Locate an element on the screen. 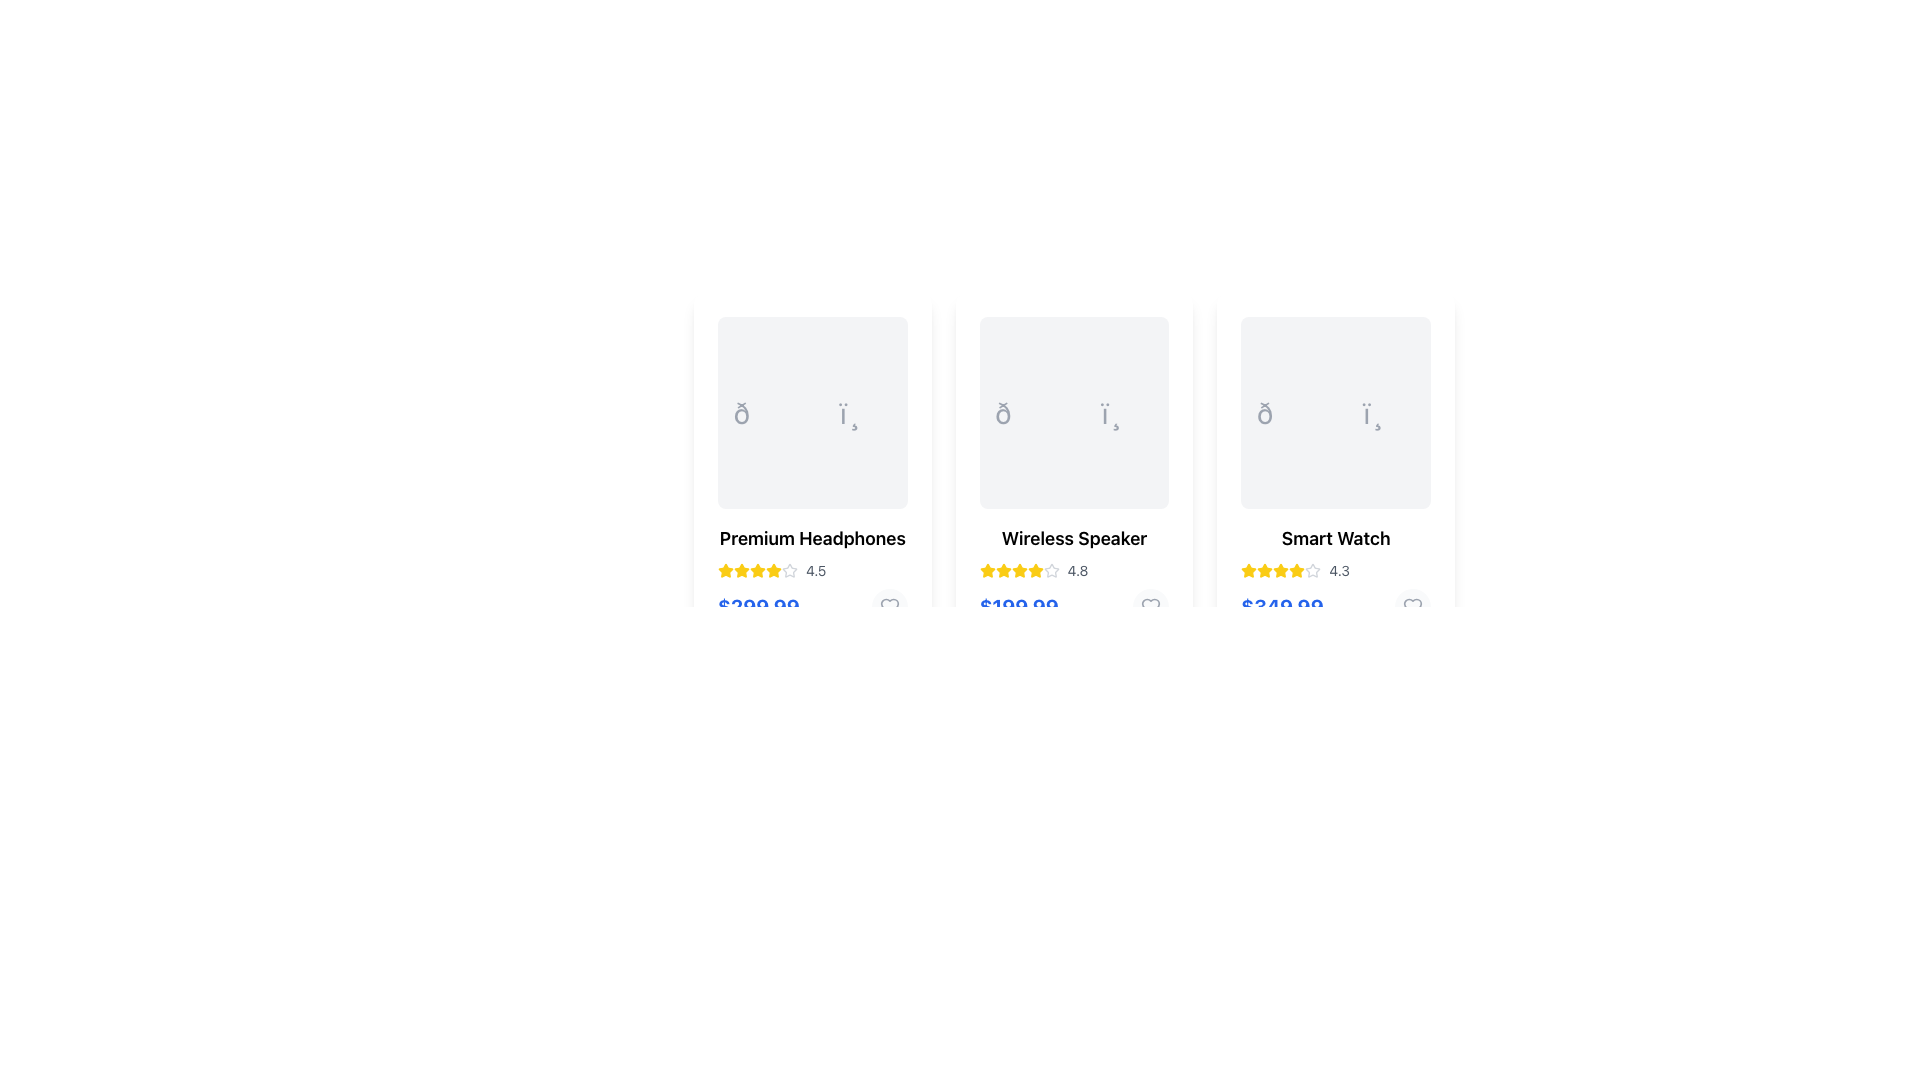  the first star icon is located at coordinates (789, 570).